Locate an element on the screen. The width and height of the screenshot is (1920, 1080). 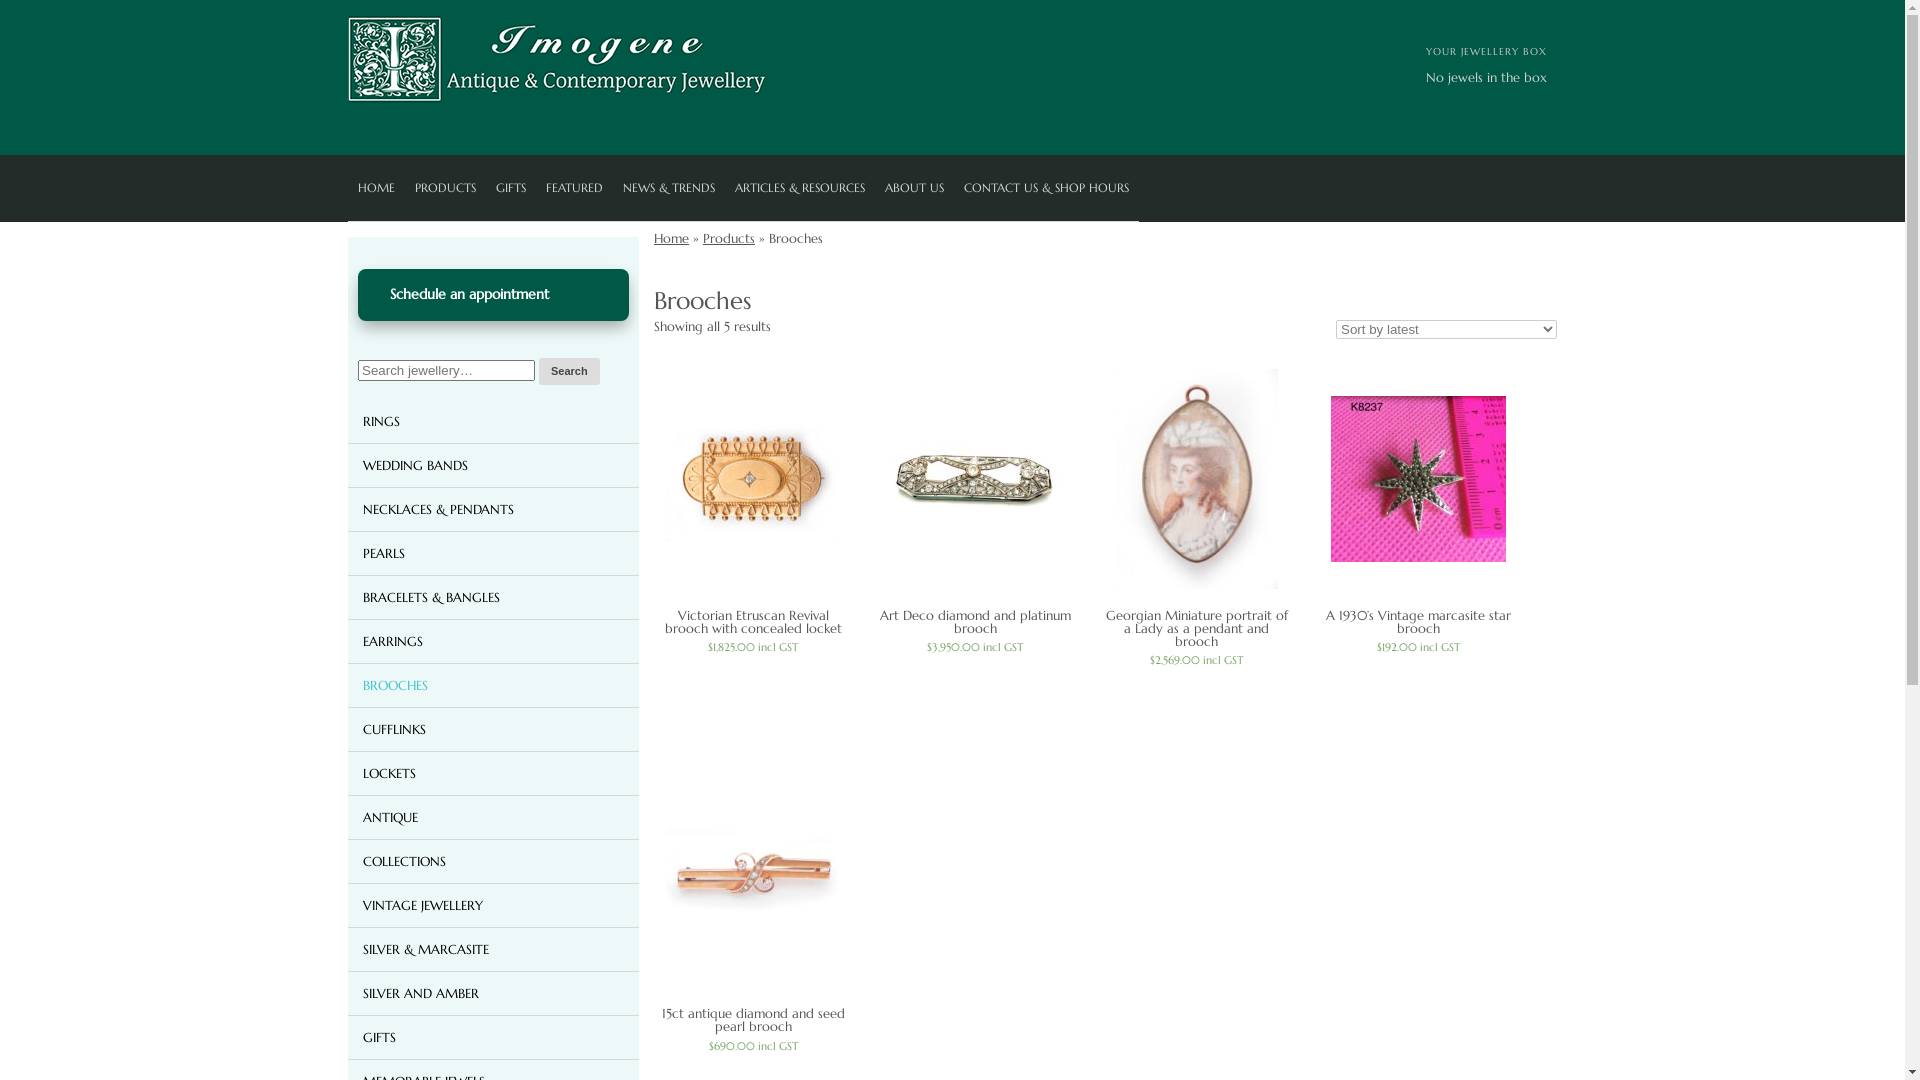
'BROOCHES' is located at coordinates (347, 683).